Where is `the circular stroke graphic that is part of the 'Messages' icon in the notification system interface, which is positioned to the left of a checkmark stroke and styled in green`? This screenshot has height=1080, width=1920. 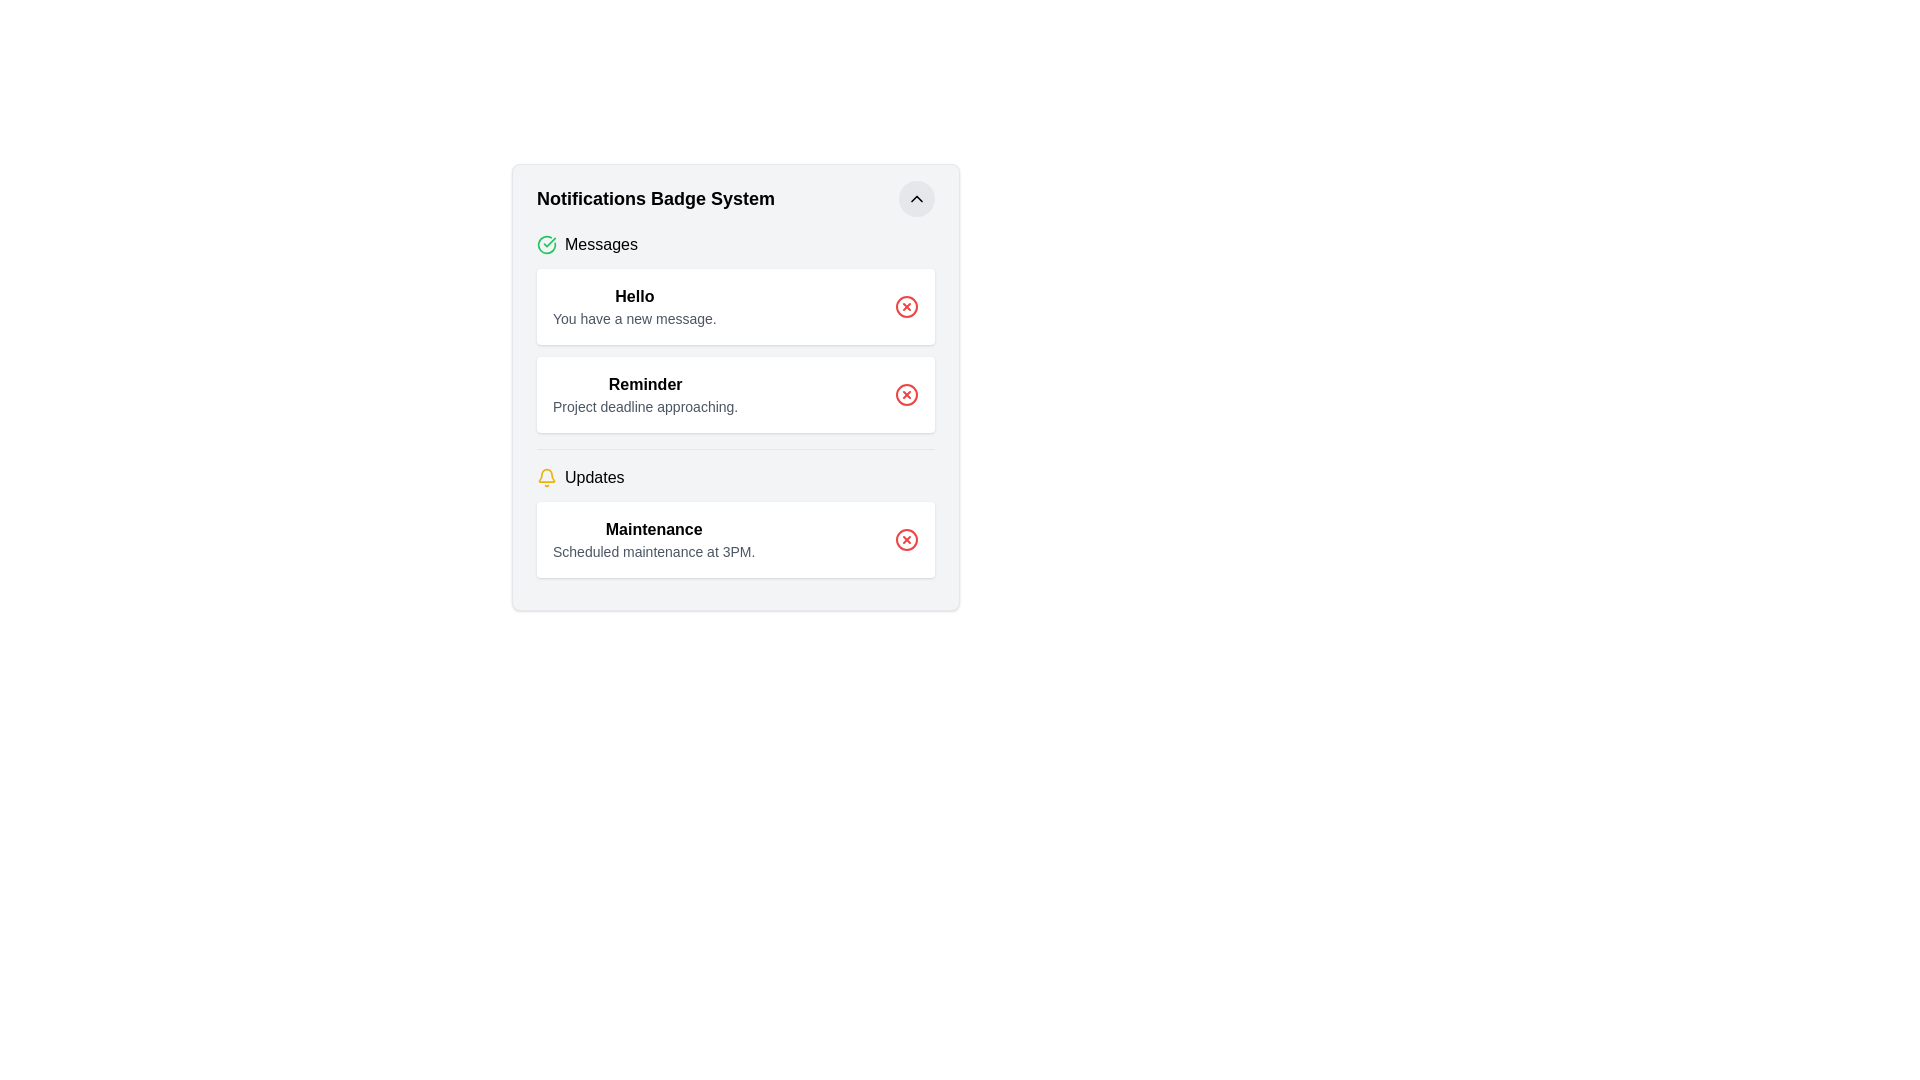
the circular stroke graphic that is part of the 'Messages' icon in the notification system interface, which is positioned to the left of a checkmark stroke and styled in green is located at coordinates (547, 244).